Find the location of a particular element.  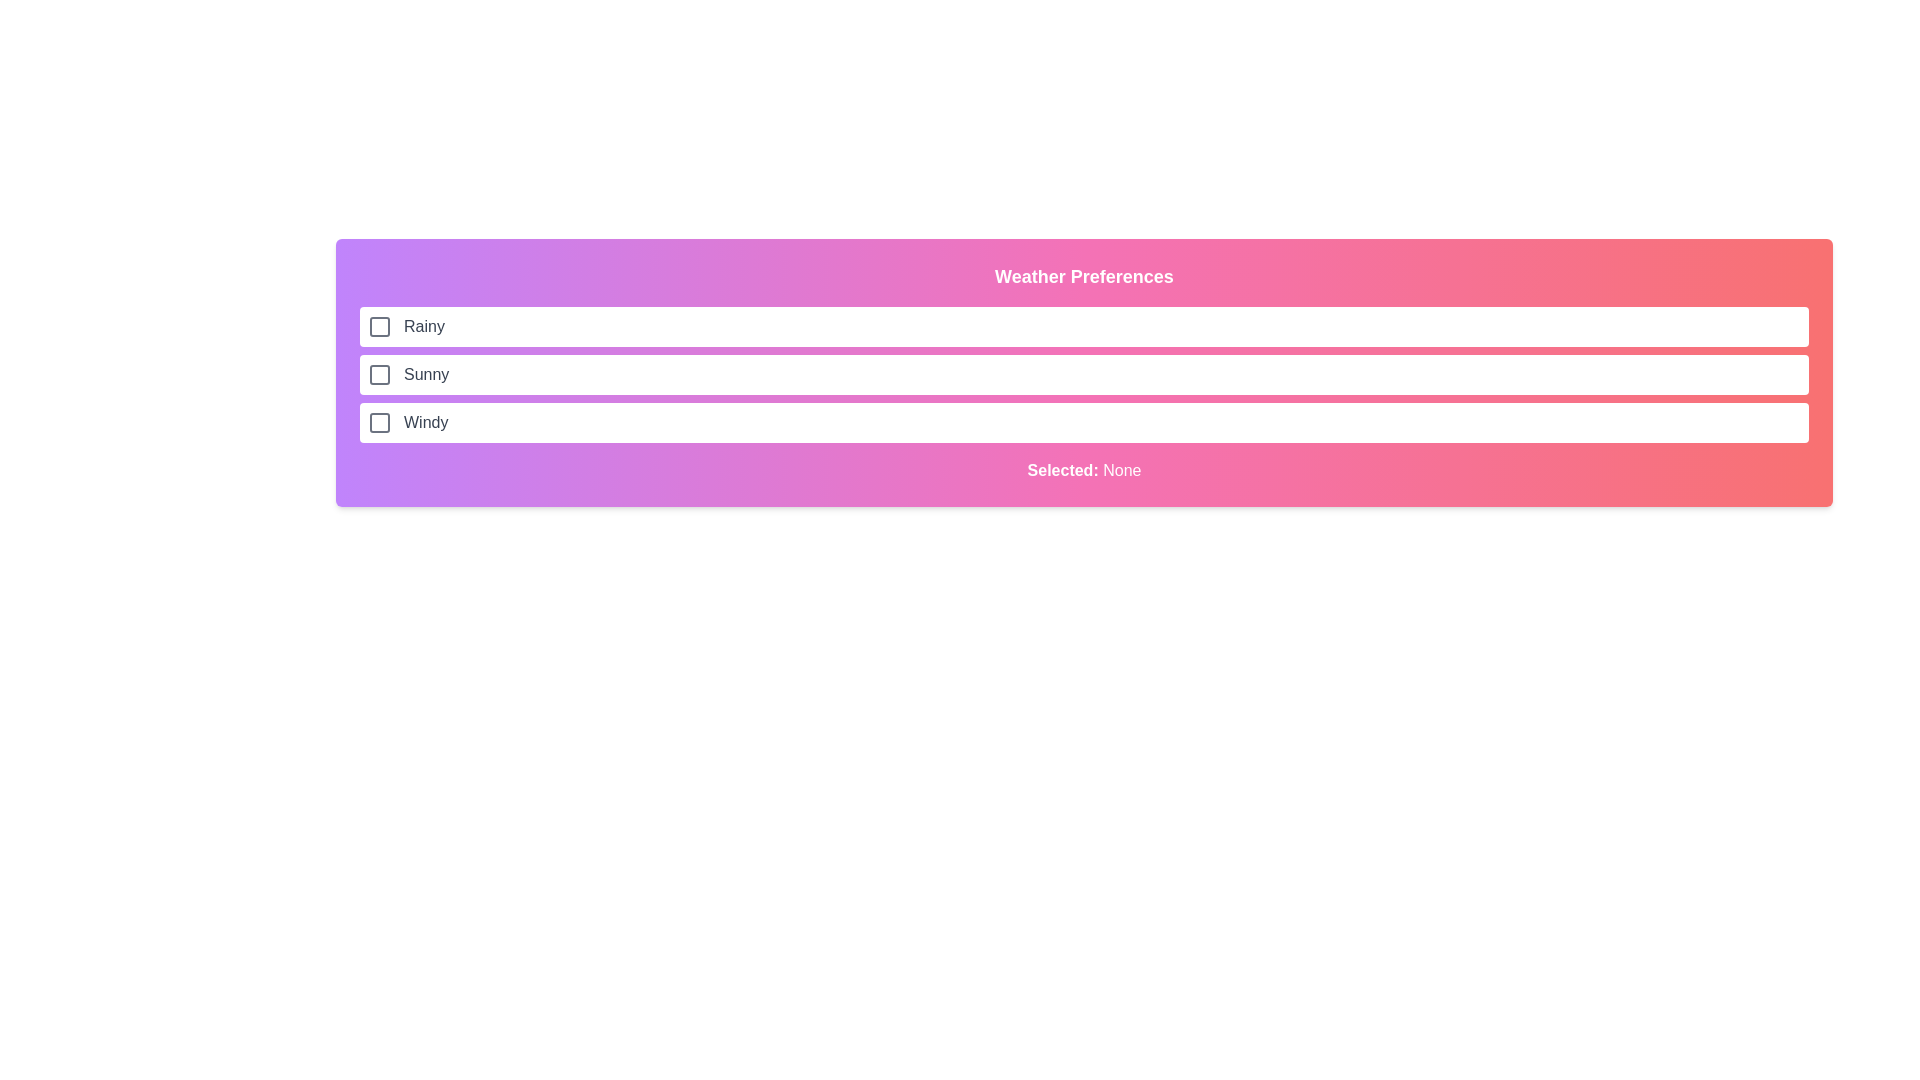

the decorative graphic element within the 'Sunny' option in the weather preferences interface is located at coordinates (379, 374).